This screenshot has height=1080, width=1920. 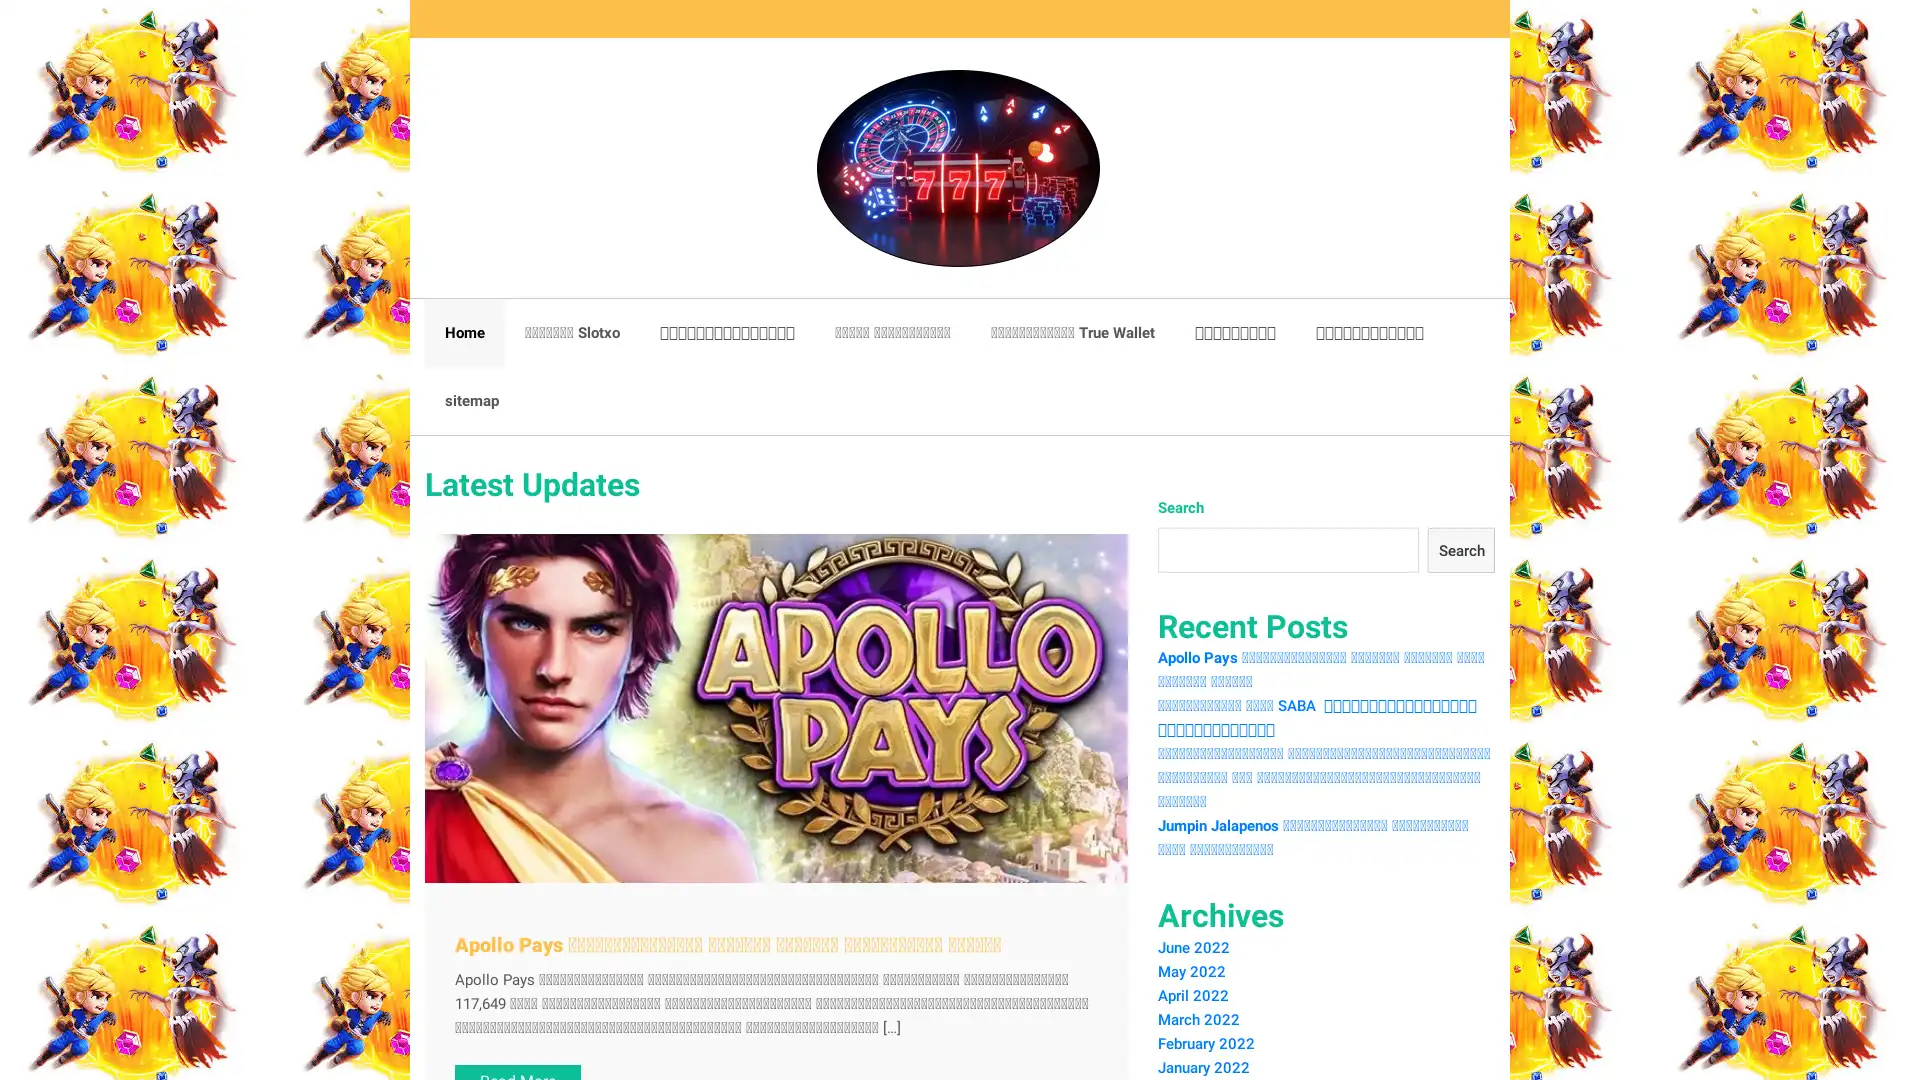 What do you see at coordinates (1460, 550) in the screenshot?
I see `Search` at bounding box center [1460, 550].